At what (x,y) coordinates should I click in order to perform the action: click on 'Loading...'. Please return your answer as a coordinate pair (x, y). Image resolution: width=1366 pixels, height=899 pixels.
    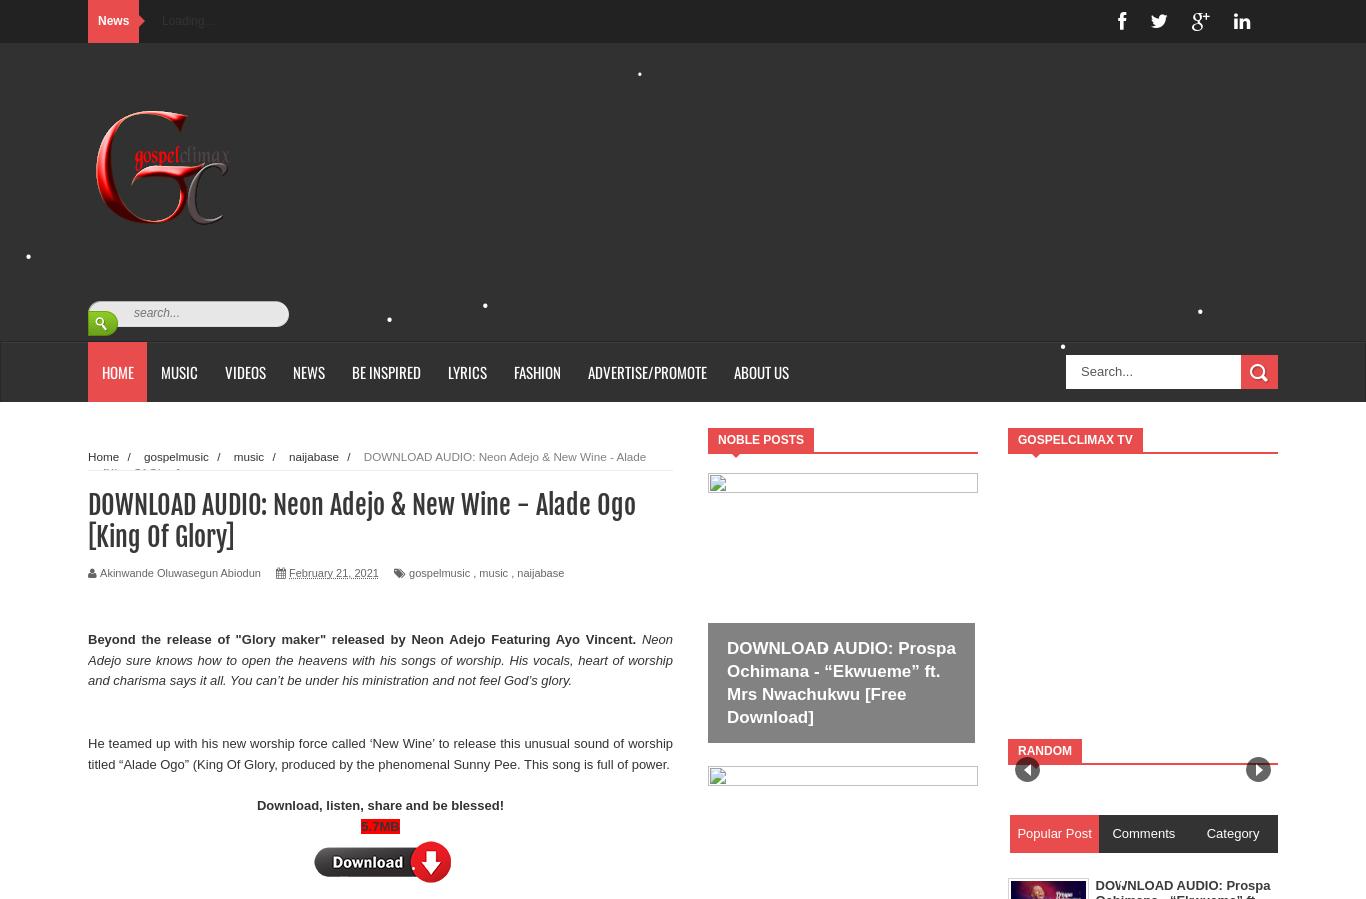
    Looking at the image, I should click on (186, 20).